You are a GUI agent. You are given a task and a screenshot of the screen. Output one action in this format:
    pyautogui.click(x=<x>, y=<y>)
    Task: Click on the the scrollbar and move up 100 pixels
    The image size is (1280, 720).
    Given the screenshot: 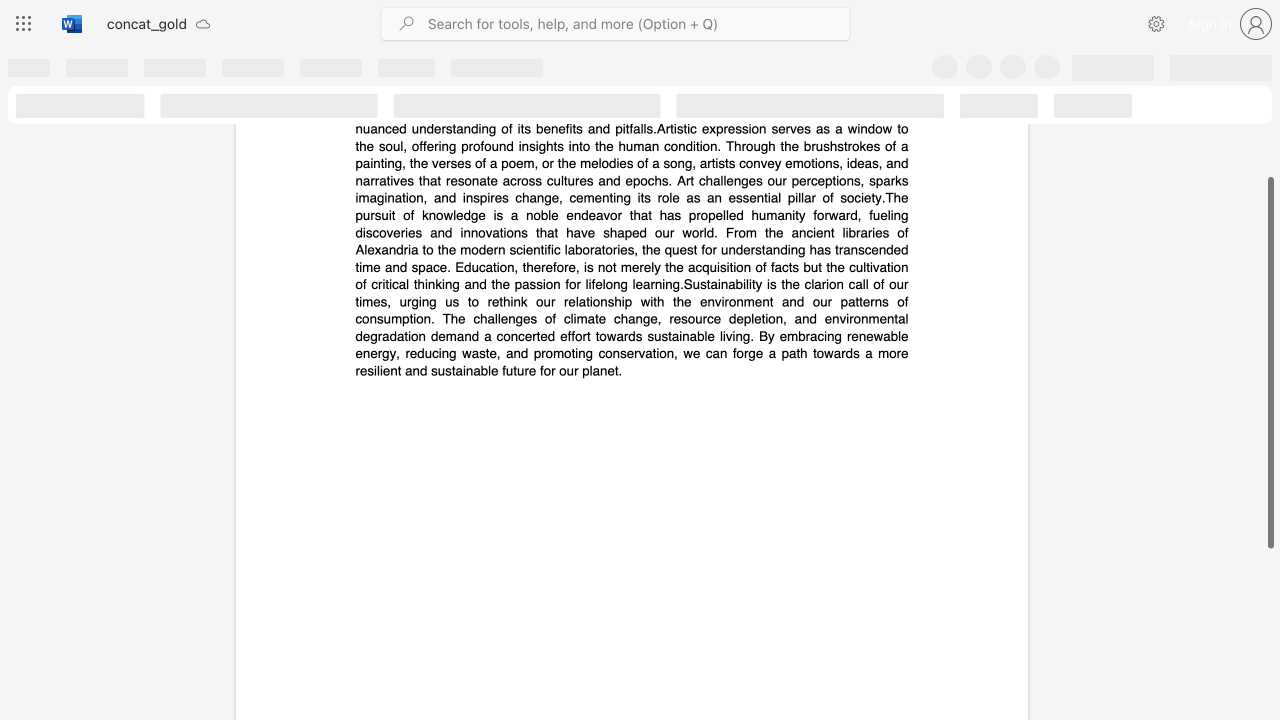 What is the action you would take?
    pyautogui.click(x=1269, y=363)
    